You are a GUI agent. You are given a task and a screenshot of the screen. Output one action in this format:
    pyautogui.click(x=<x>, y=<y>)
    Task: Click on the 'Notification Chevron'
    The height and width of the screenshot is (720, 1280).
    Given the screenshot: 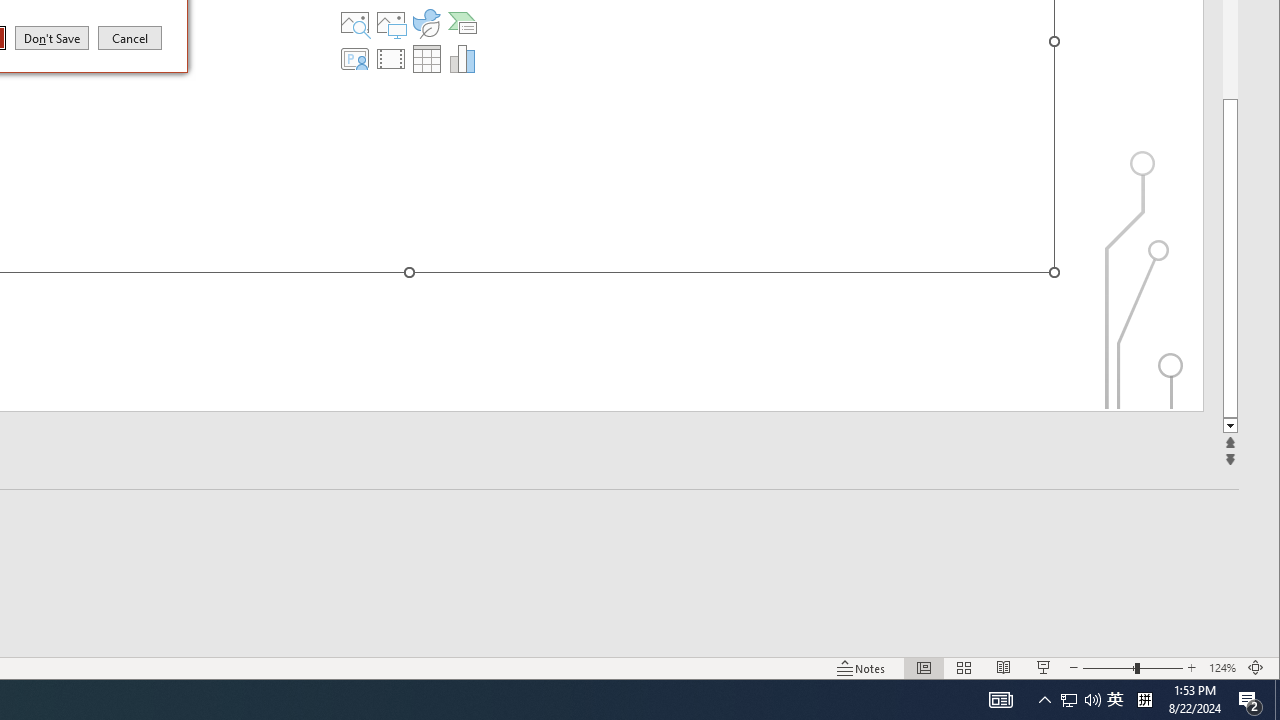 What is the action you would take?
    pyautogui.click(x=1044, y=698)
    